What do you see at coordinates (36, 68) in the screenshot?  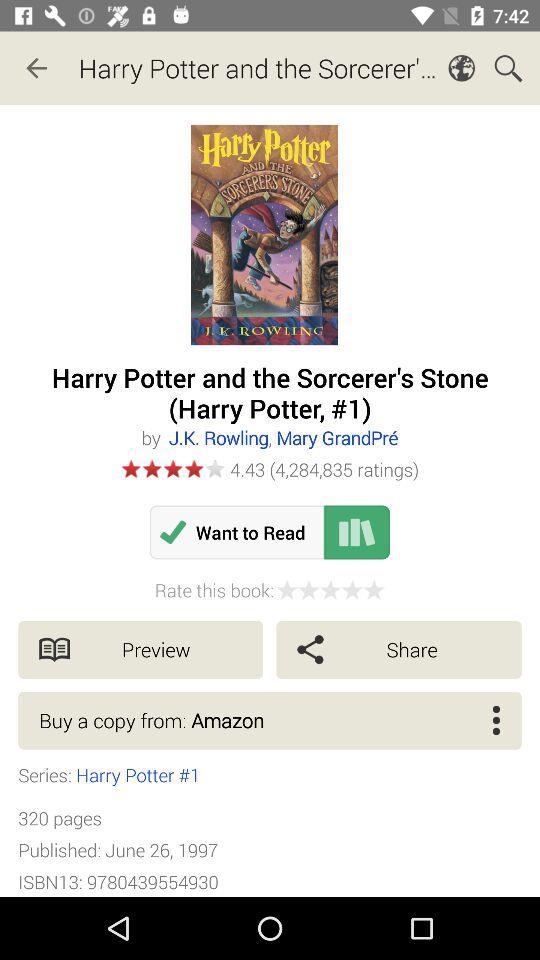 I see `item at the top left corner` at bounding box center [36, 68].